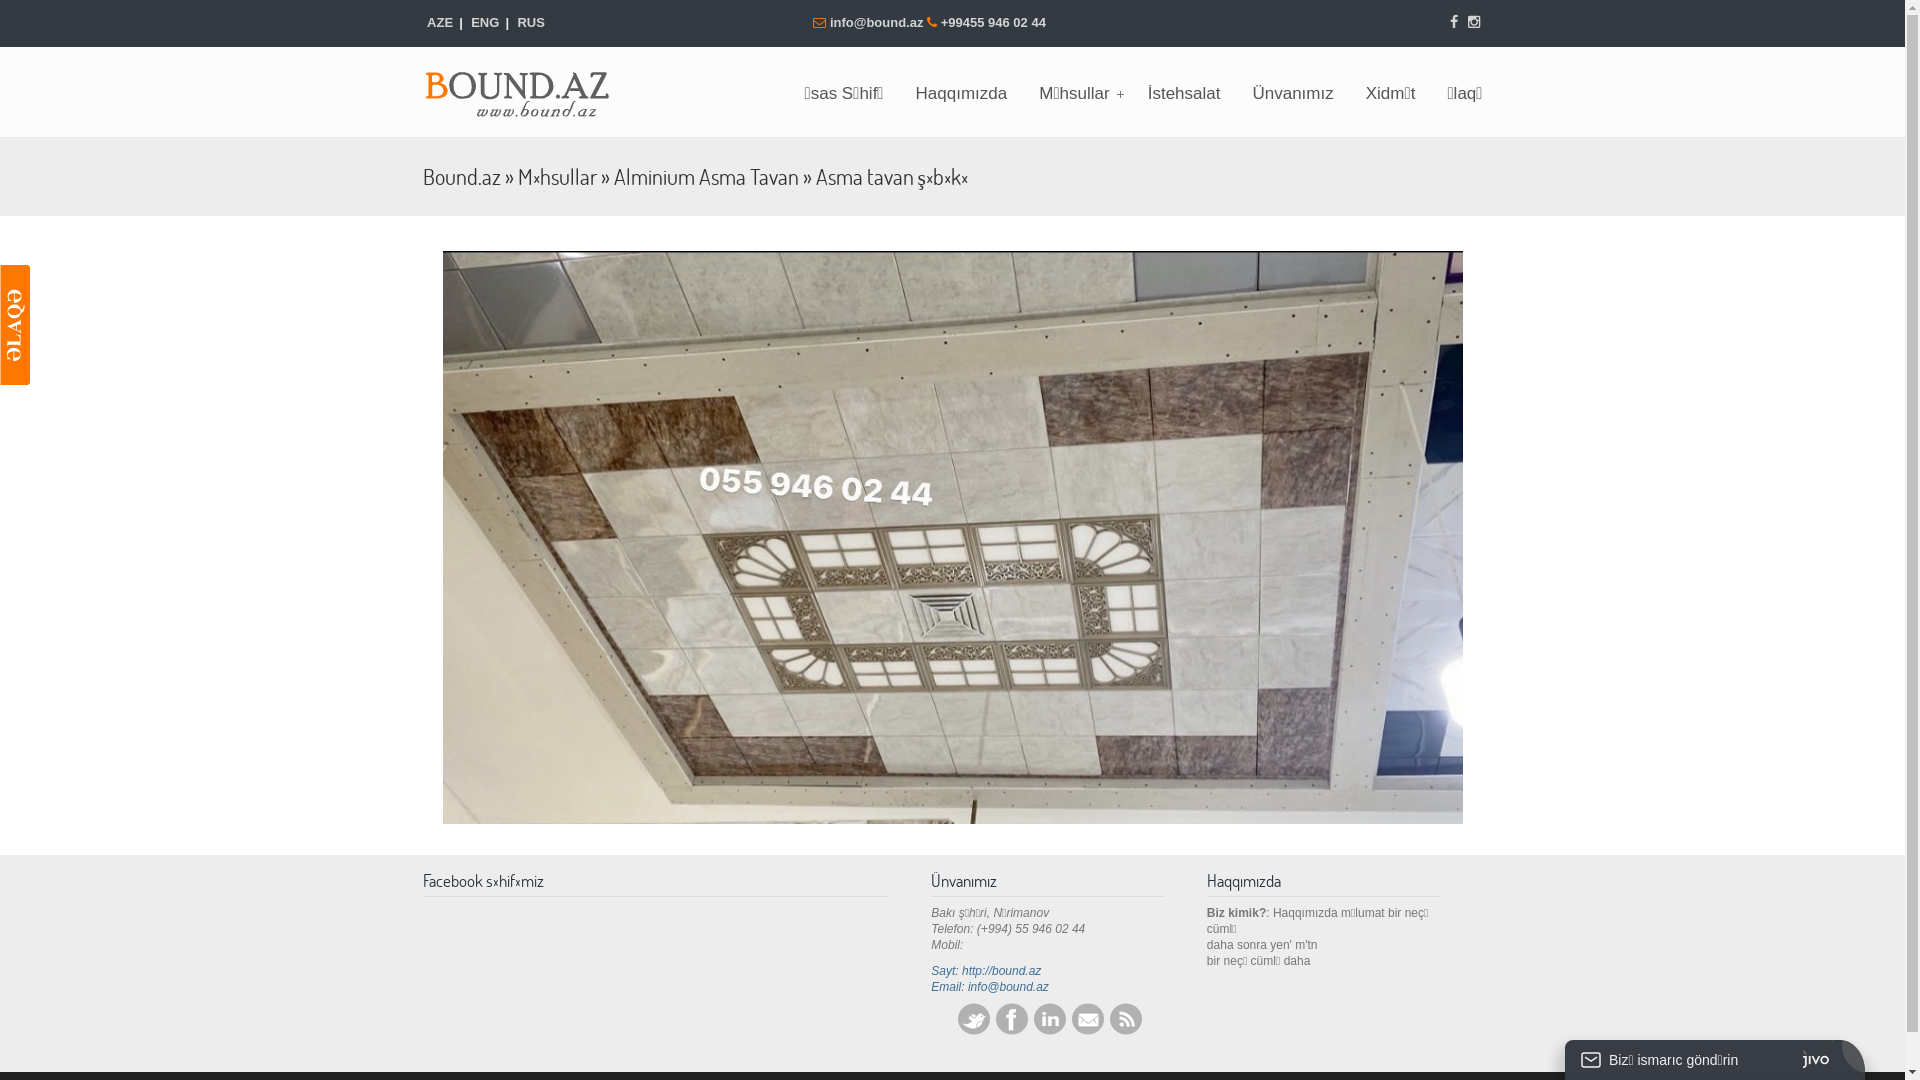 The height and width of the screenshot is (1080, 1920). Describe the element at coordinates (527, 87) in the screenshot. I see `'Bound.az'` at that location.